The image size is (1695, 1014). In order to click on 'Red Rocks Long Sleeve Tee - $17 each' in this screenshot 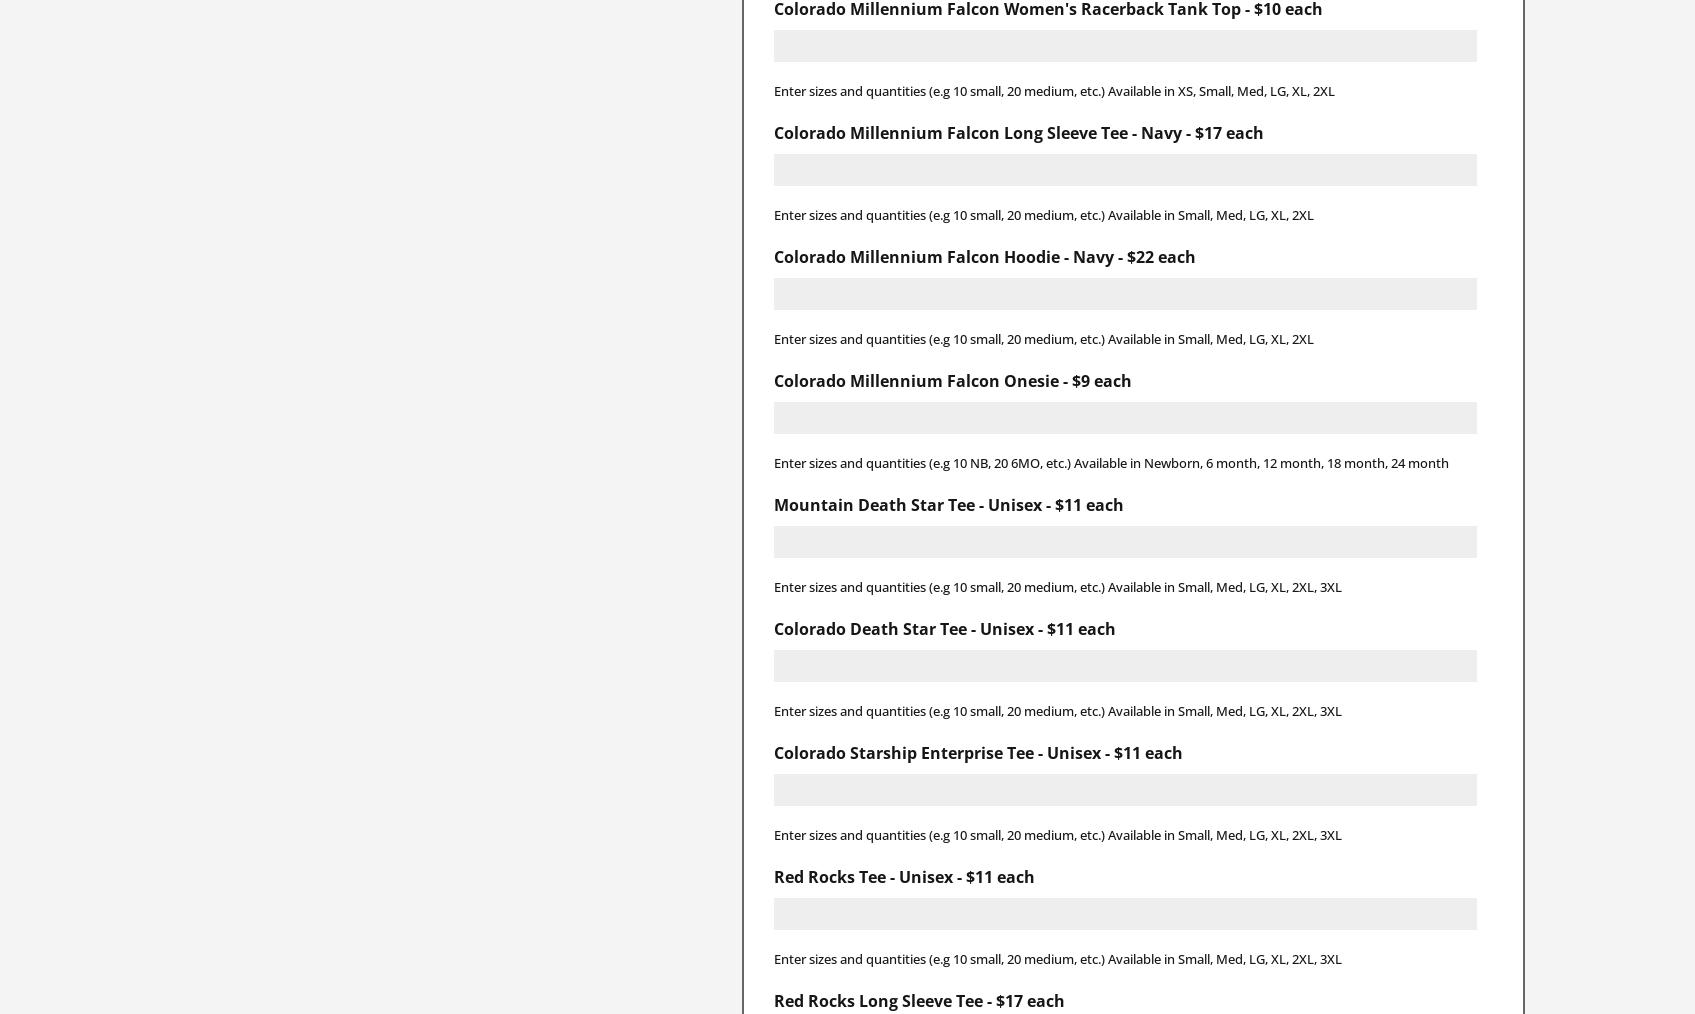, I will do `click(918, 1000)`.